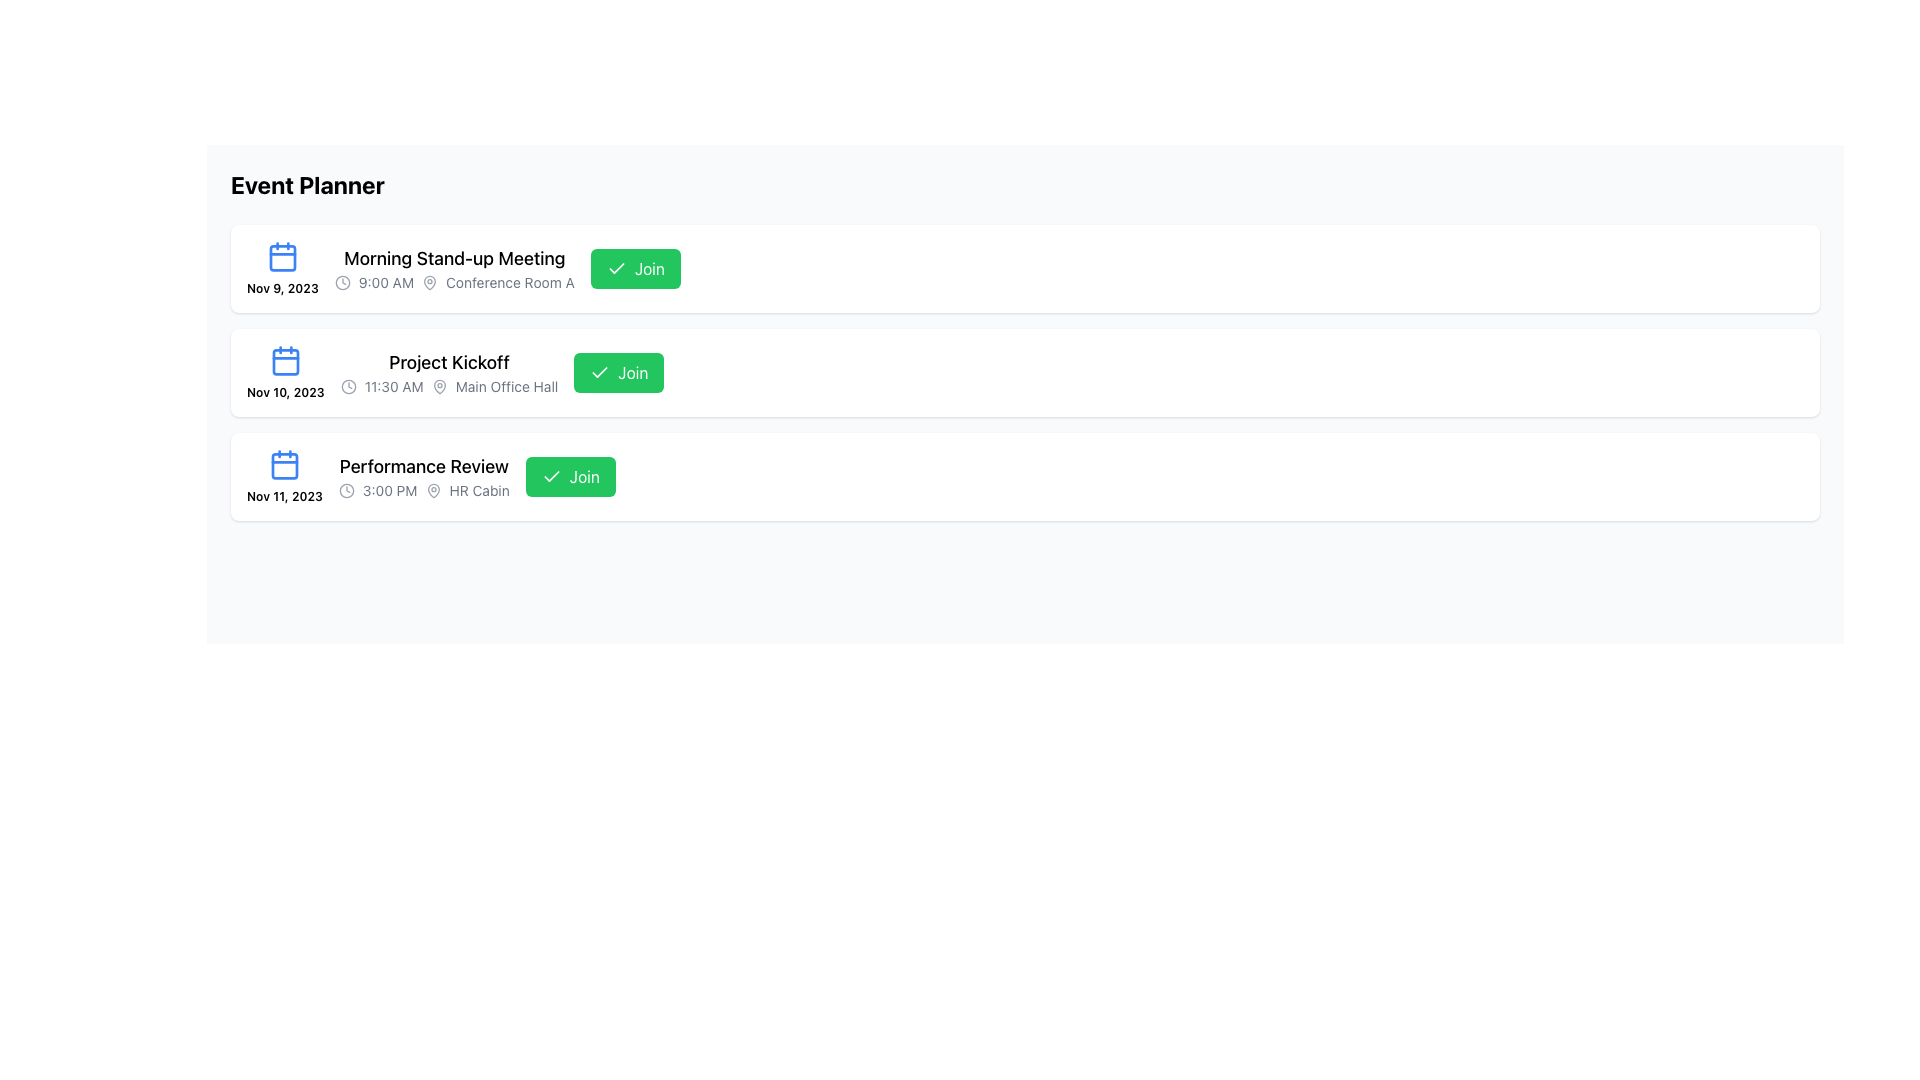 Image resolution: width=1920 pixels, height=1080 pixels. I want to click on text label indicating a specific date, located below the calendar icon in the second event card, aligned to the left, so click(284, 393).